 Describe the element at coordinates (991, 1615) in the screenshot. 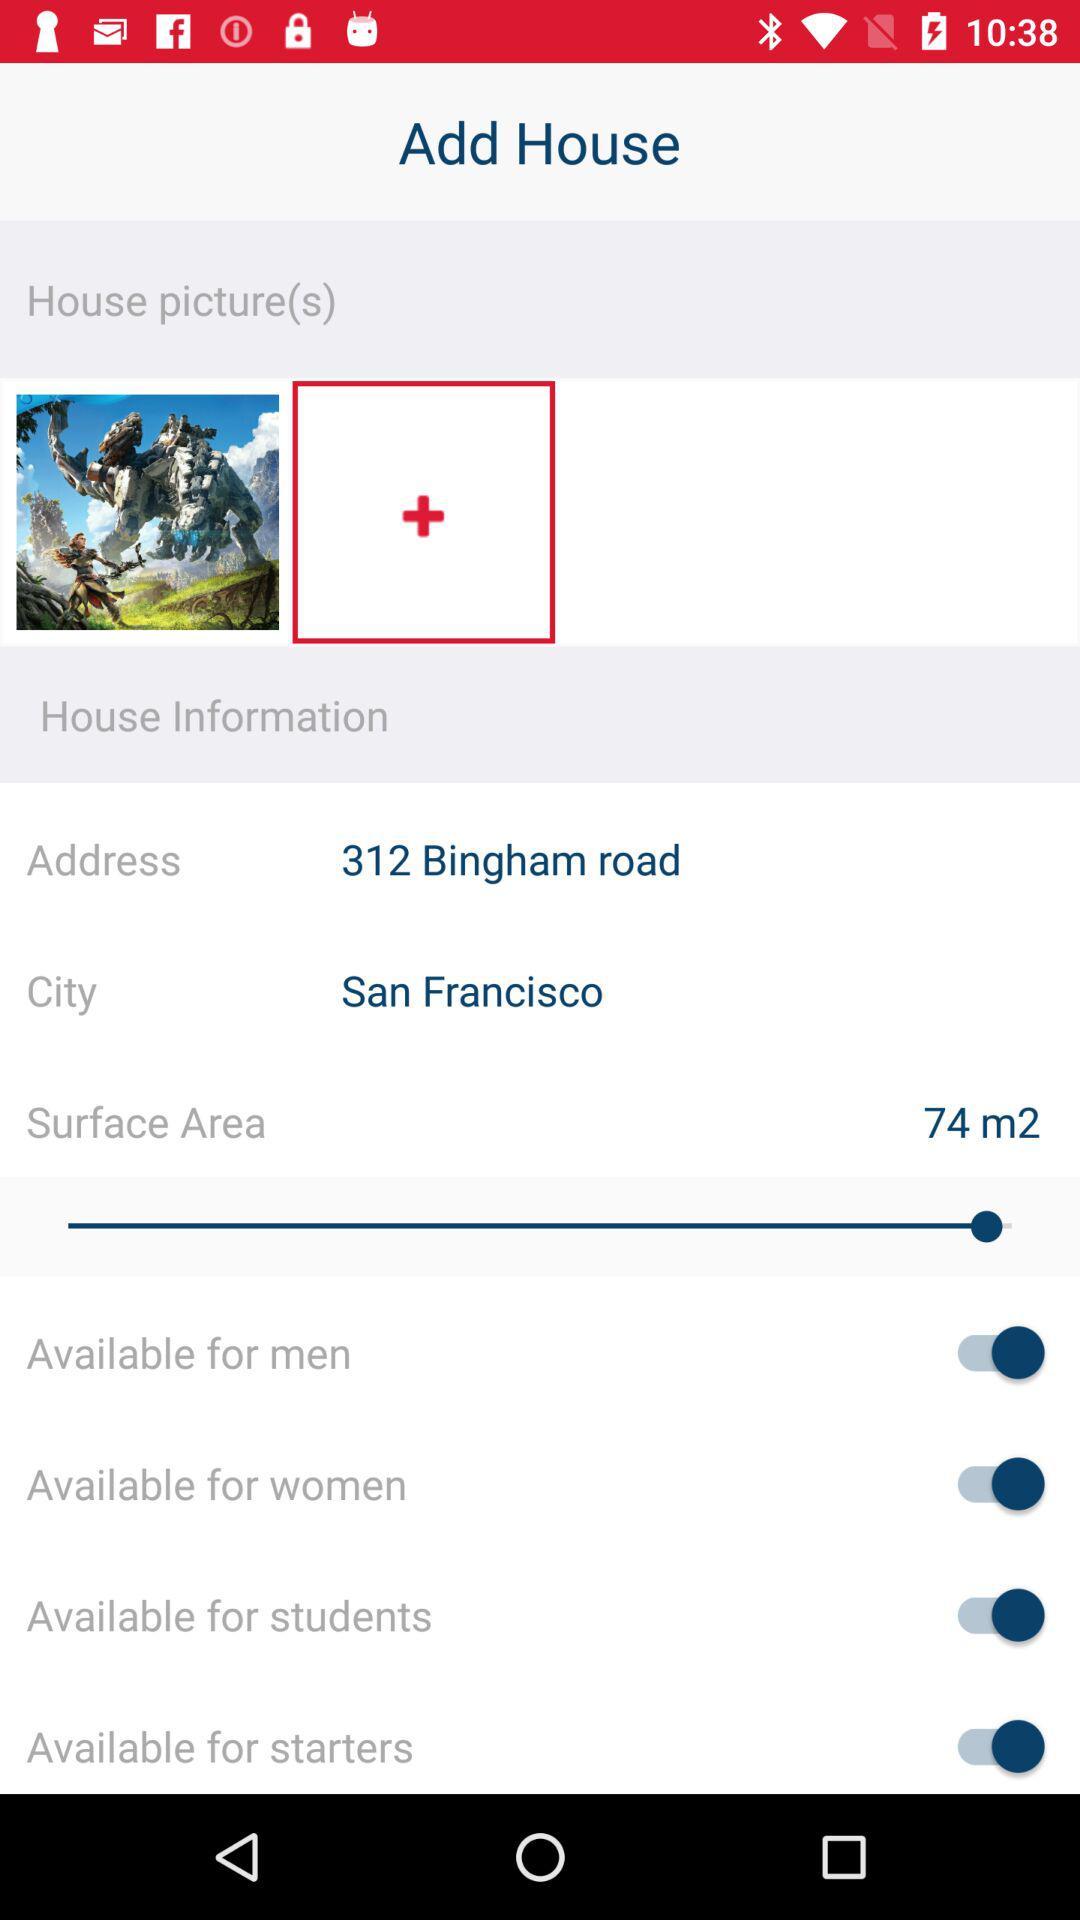

I see `available for students on` at that location.